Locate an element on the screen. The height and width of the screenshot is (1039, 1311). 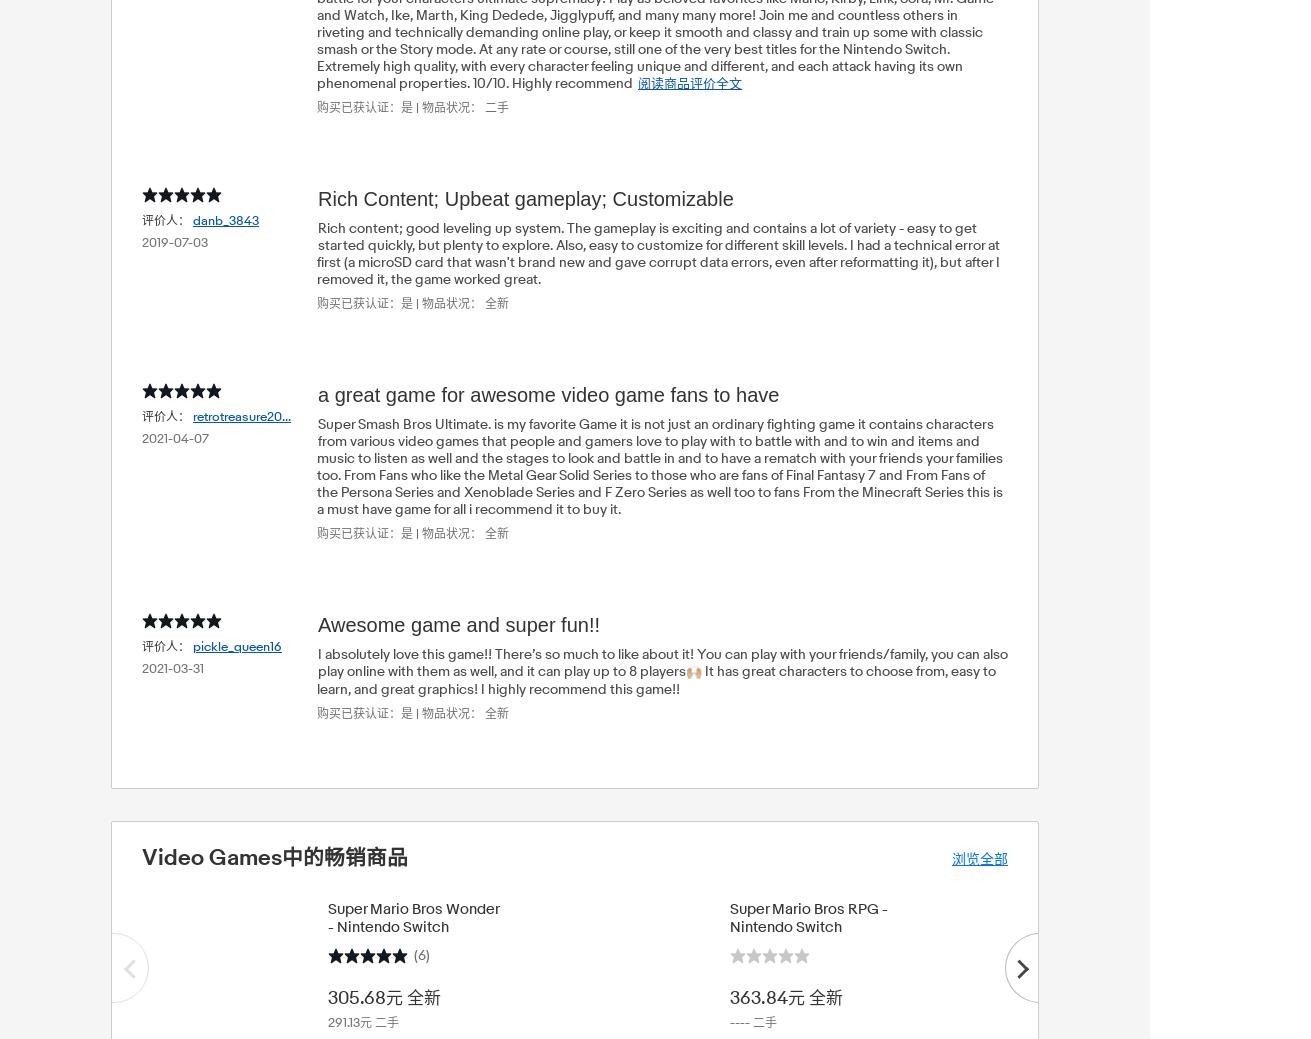
'The Legend of Zelda: Tears of the Kingdom - Nintendo Switch' is located at coordinates (1132, 926).